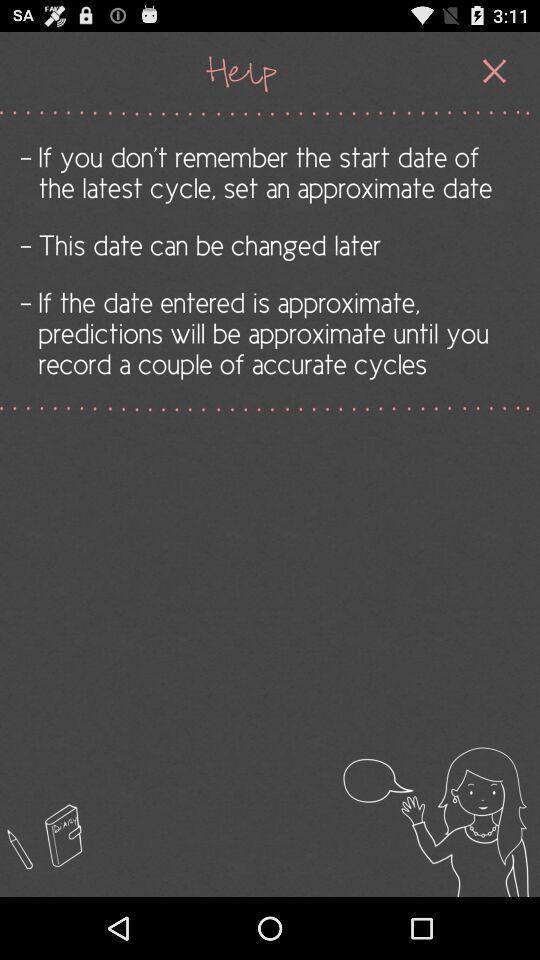  Describe the element at coordinates (494, 75) in the screenshot. I see `the close icon` at that location.